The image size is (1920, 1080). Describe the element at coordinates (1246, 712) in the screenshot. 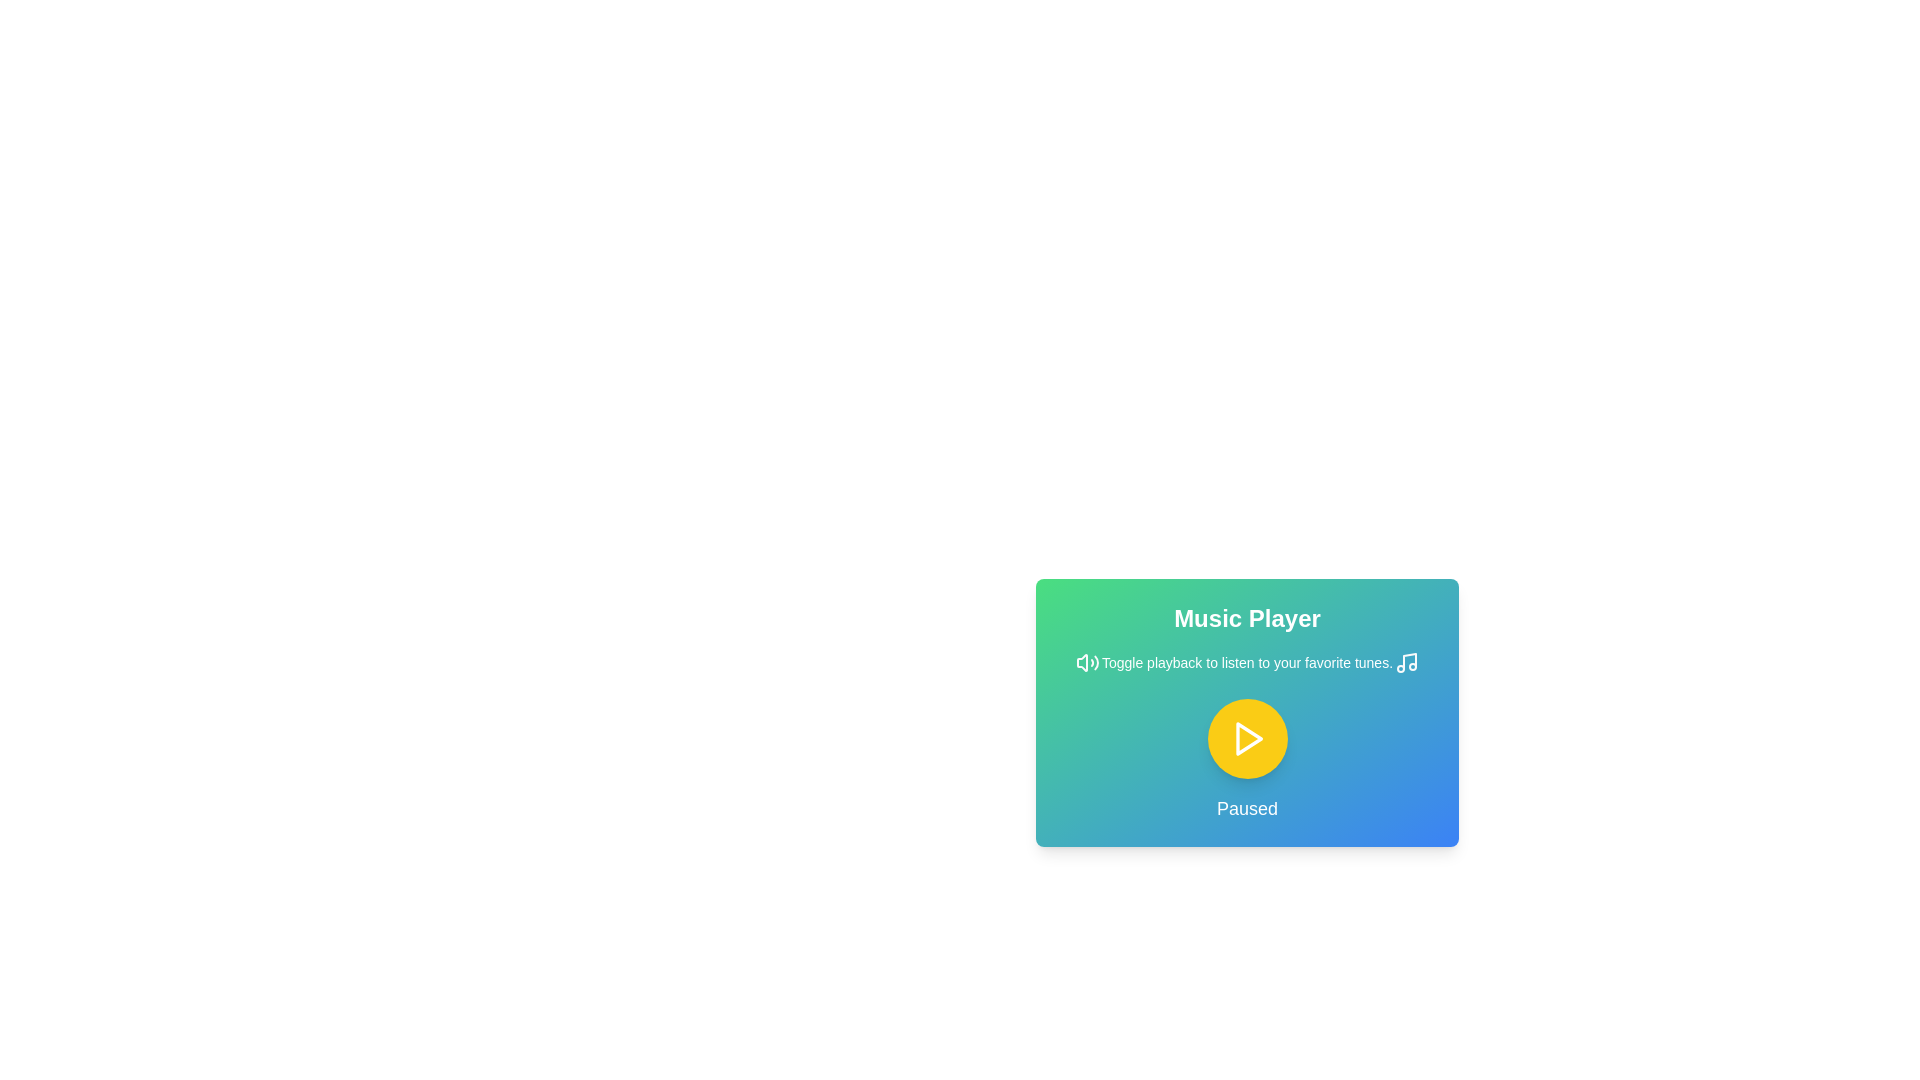

I see `the play button located in the music player UI module` at that location.